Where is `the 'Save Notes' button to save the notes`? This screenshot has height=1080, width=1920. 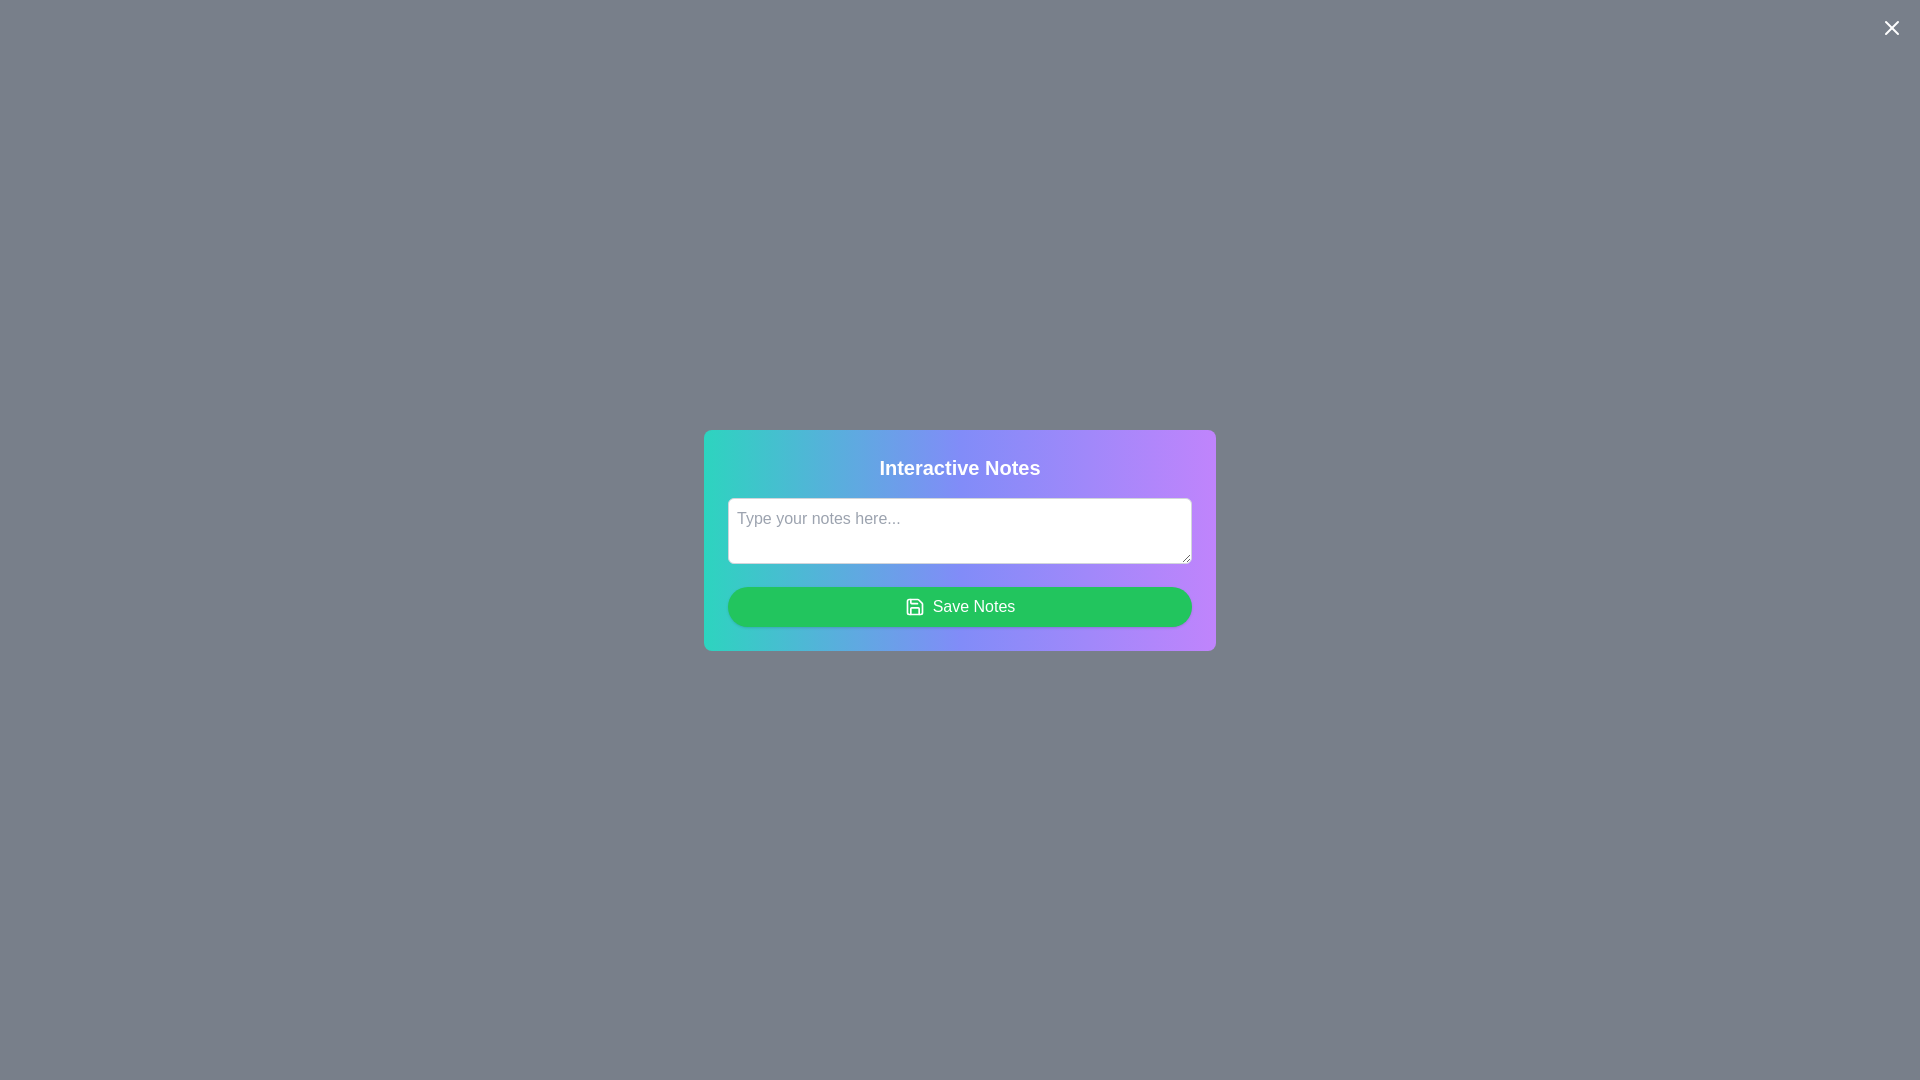 the 'Save Notes' button to save the notes is located at coordinates (960, 605).